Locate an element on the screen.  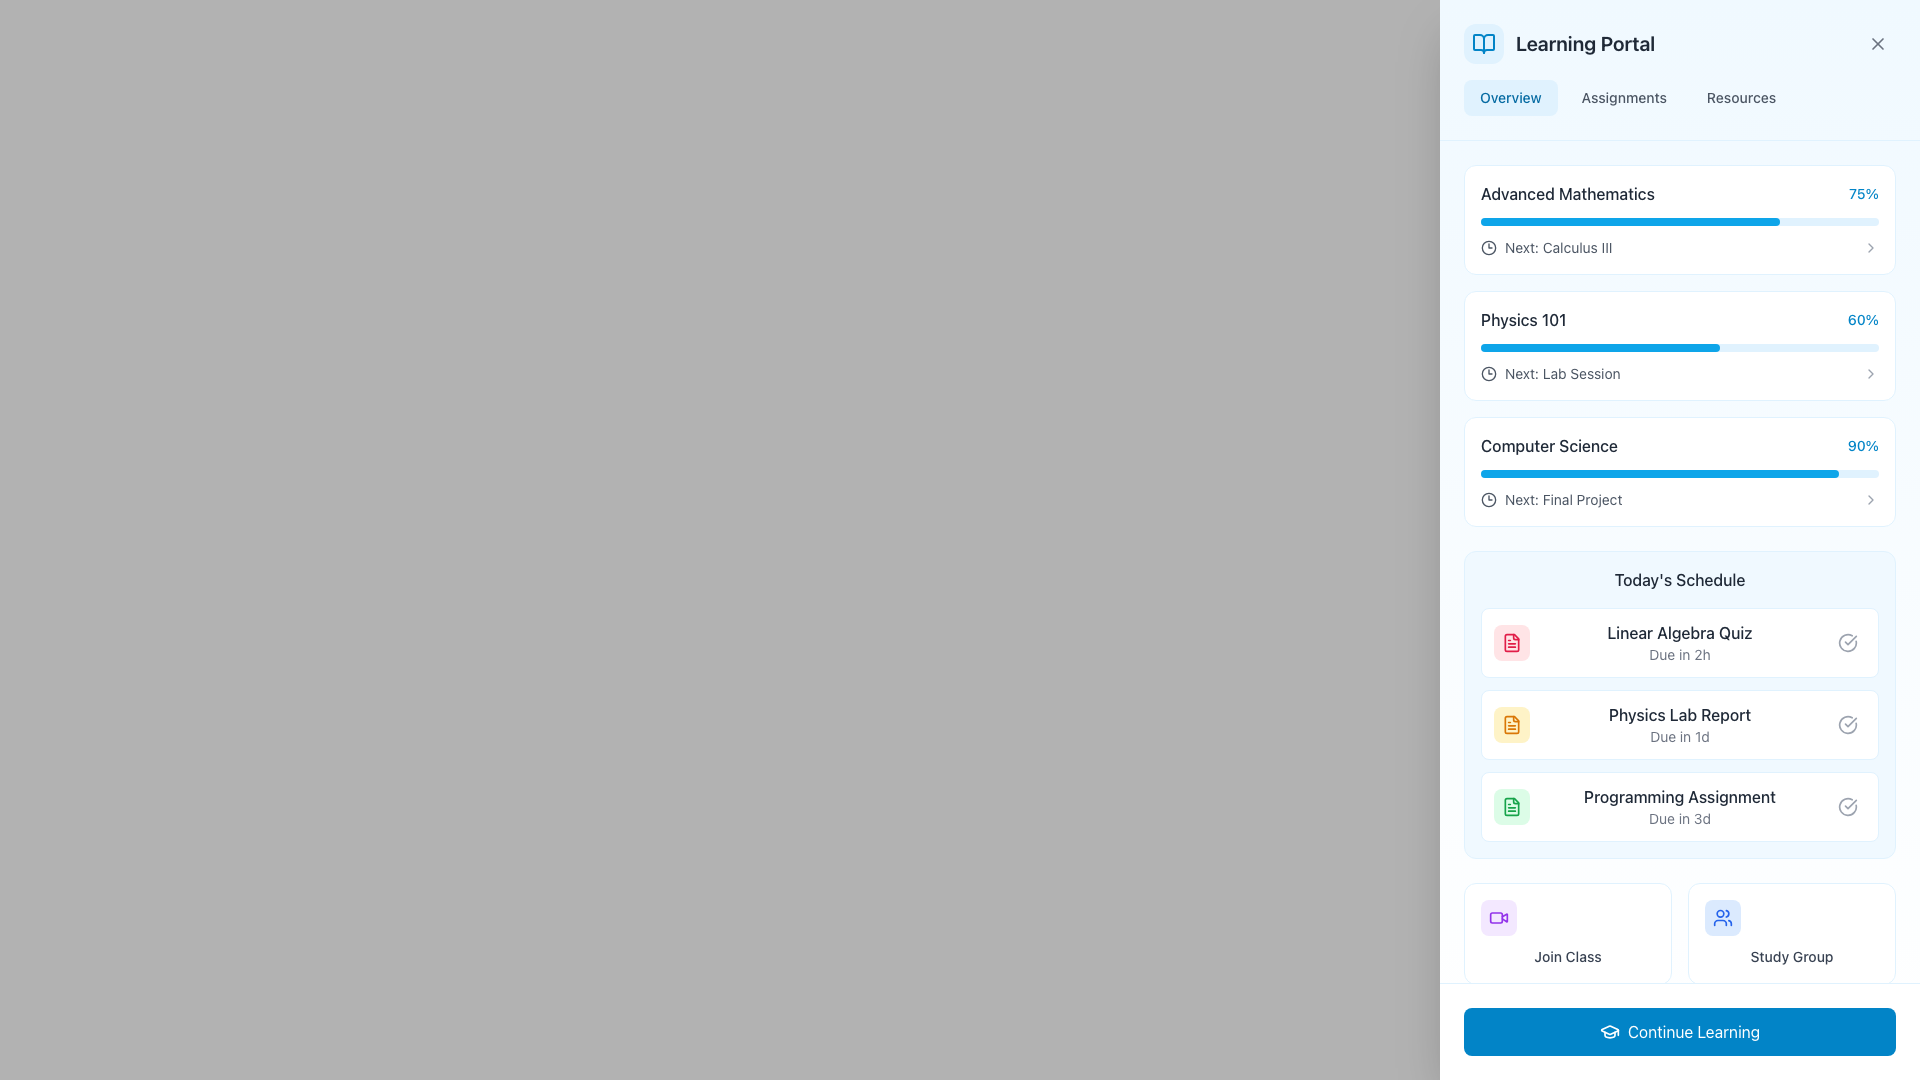
the 'Overview' navigation tab, which has a light blue background and dark blue text is located at coordinates (1510, 97).